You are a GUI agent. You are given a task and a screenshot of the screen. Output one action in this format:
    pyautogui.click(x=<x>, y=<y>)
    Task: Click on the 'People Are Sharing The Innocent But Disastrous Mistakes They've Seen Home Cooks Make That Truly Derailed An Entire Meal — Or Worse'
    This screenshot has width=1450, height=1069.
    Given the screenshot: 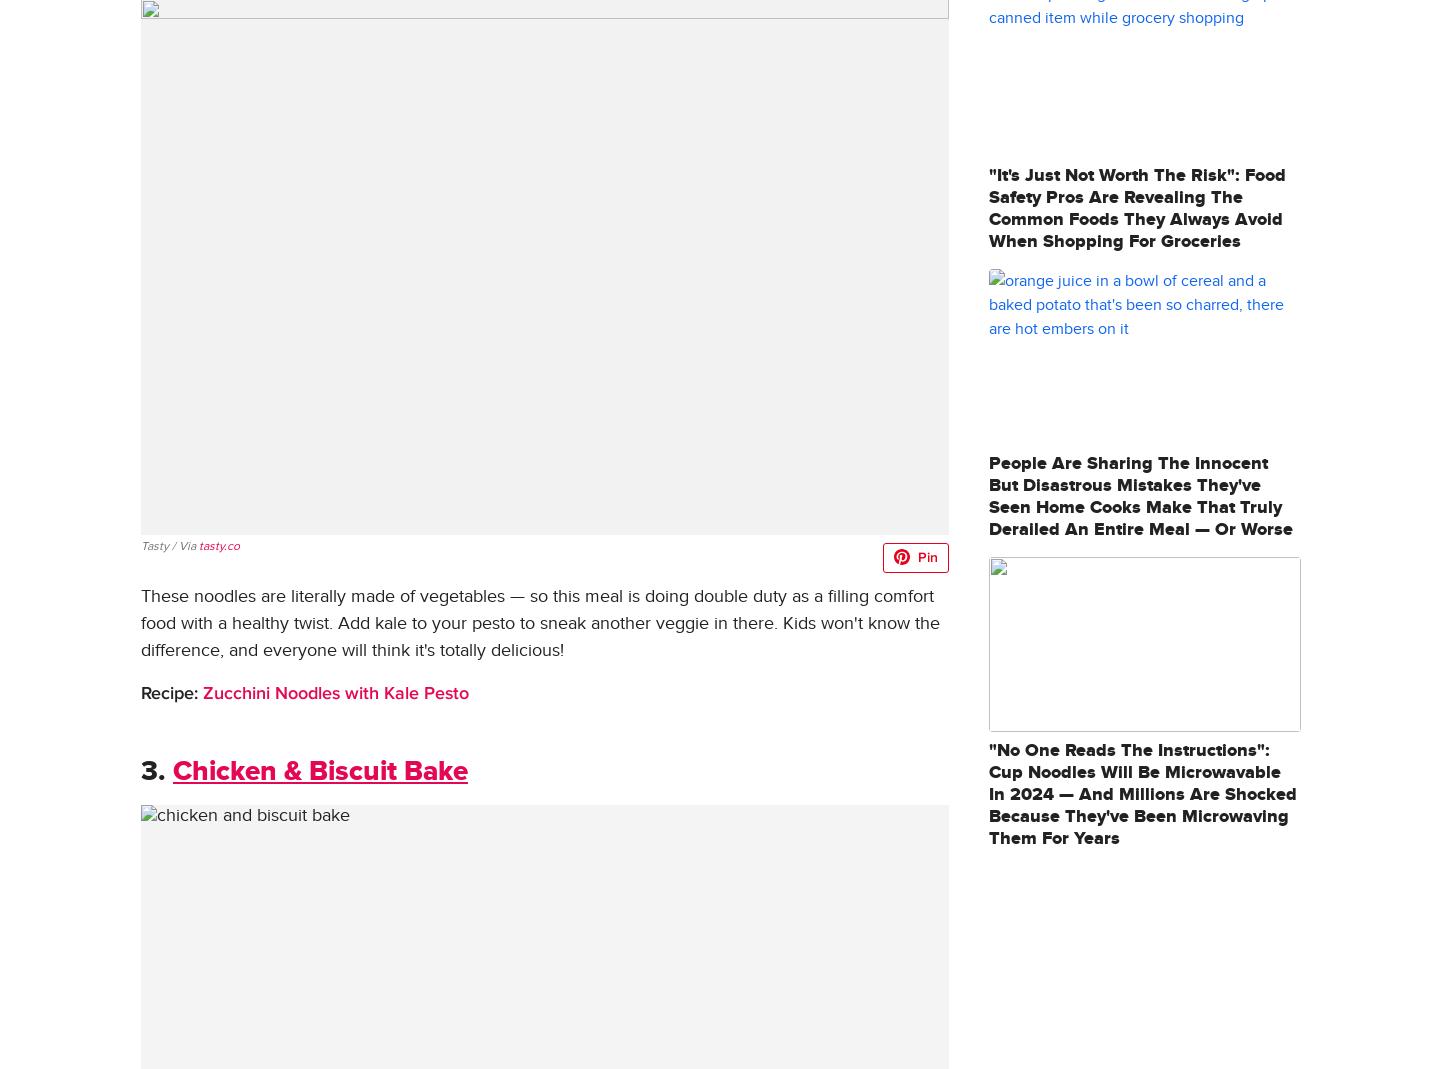 What is the action you would take?
    pyautogui.click(x=989, y=495)
    